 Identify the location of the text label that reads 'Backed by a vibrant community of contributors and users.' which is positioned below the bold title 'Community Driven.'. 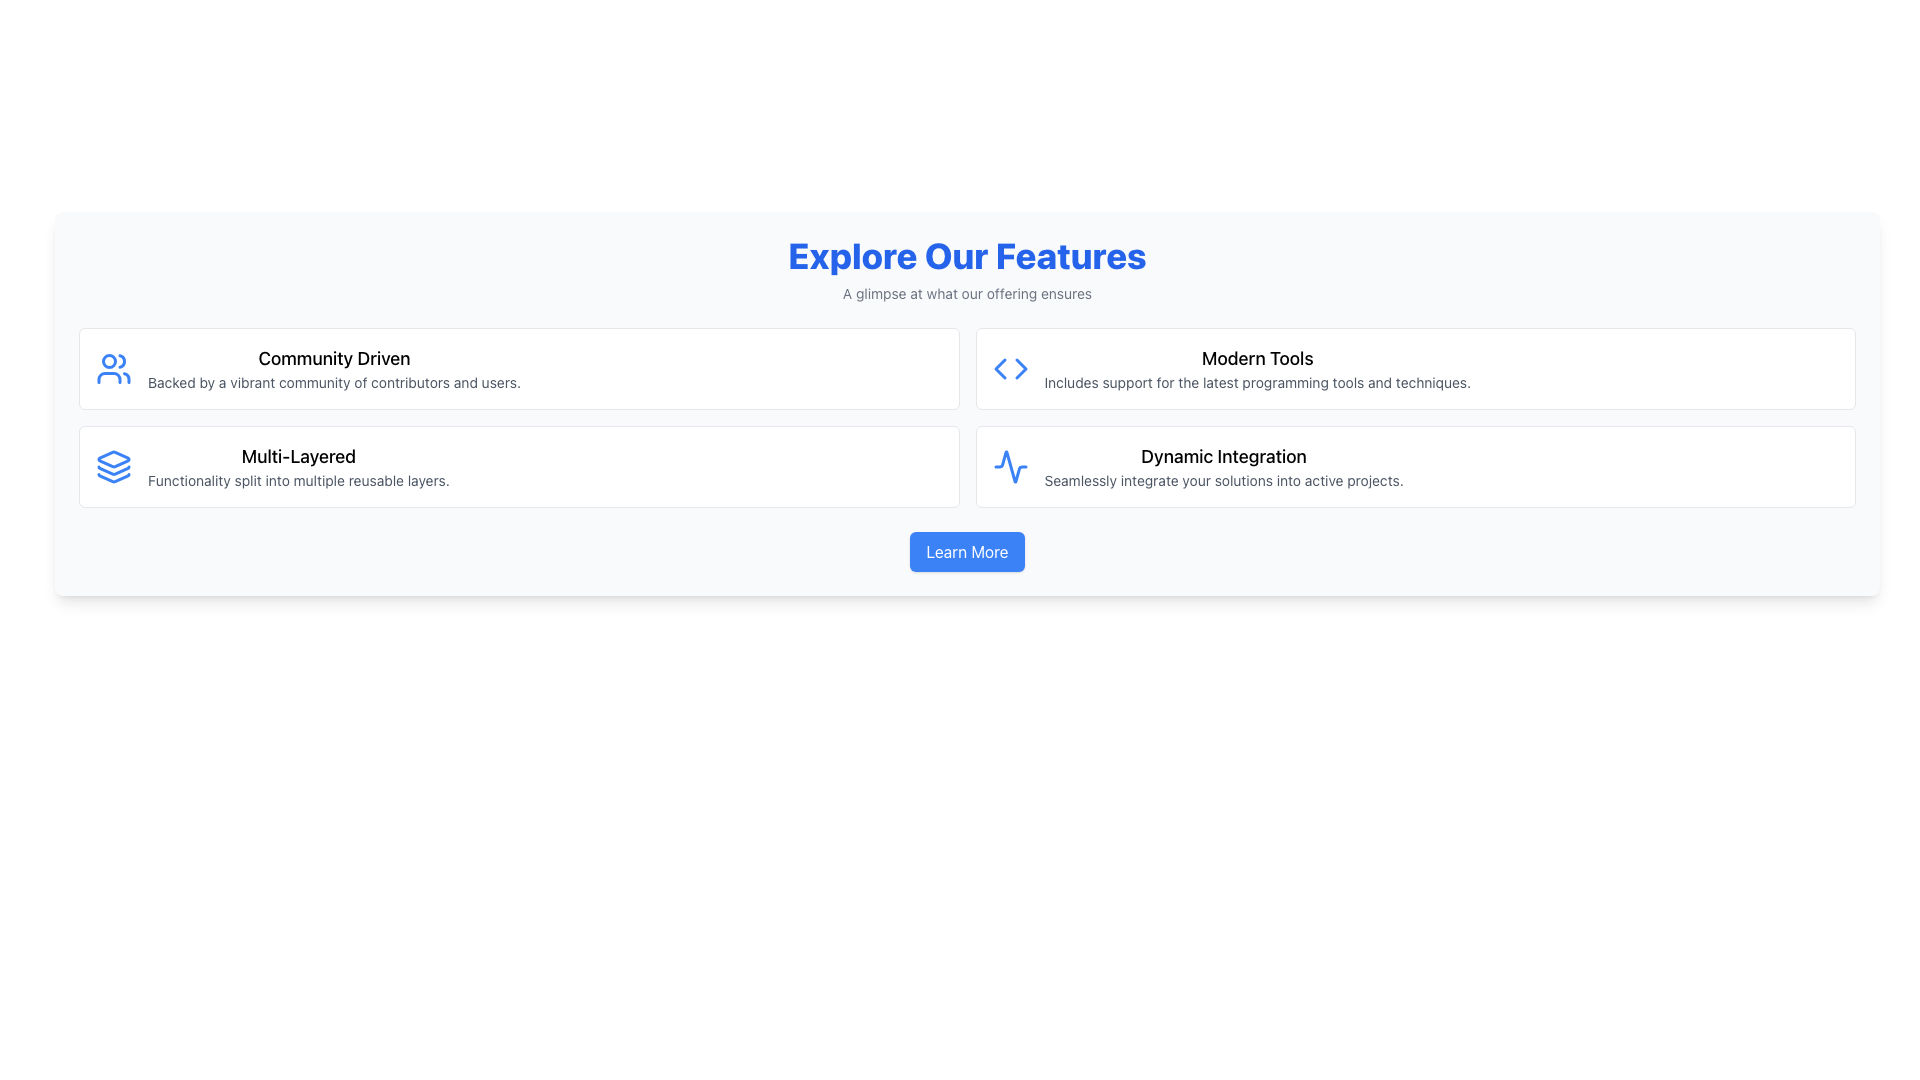
(334, 382).